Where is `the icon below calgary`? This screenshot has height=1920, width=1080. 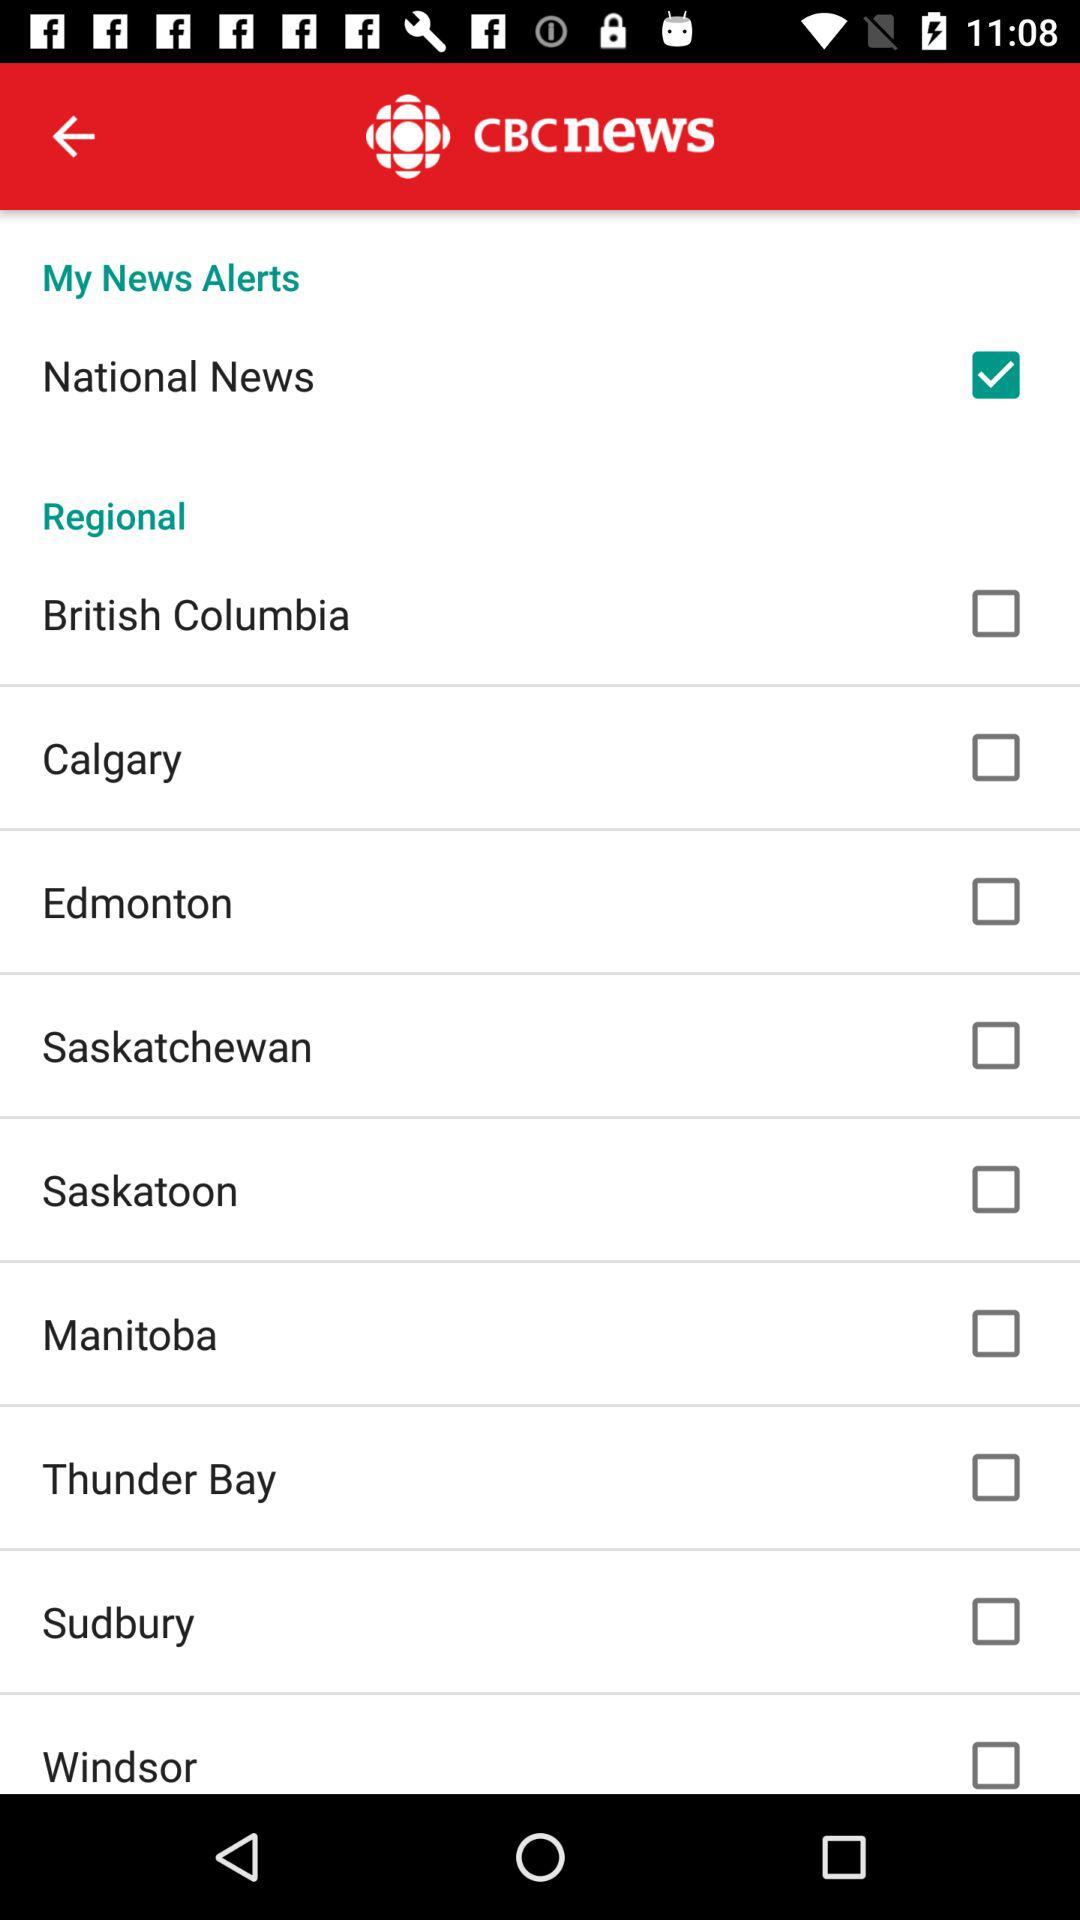 the icon below calgary is located at coordinates (136, 900).